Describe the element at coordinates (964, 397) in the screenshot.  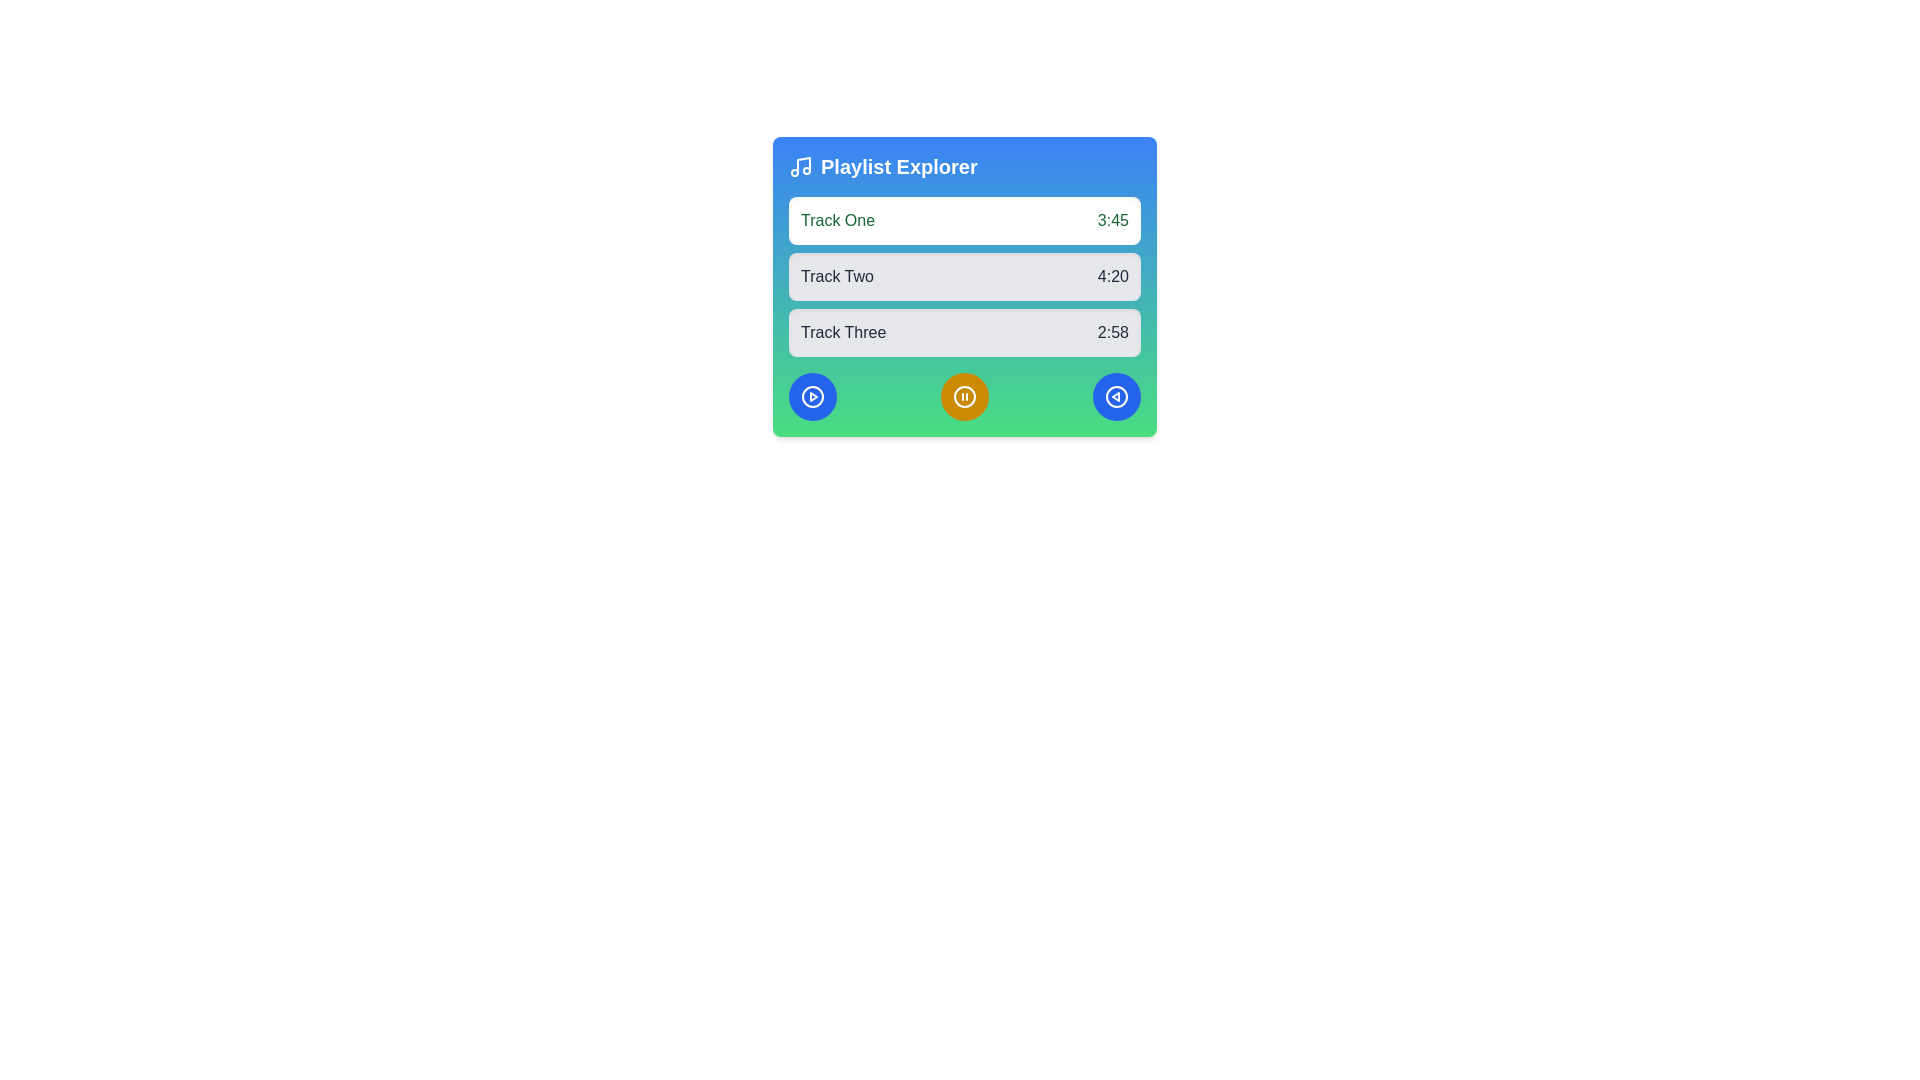
I see `the central circular control button with a yellow background and a white pause symbol` at that location.